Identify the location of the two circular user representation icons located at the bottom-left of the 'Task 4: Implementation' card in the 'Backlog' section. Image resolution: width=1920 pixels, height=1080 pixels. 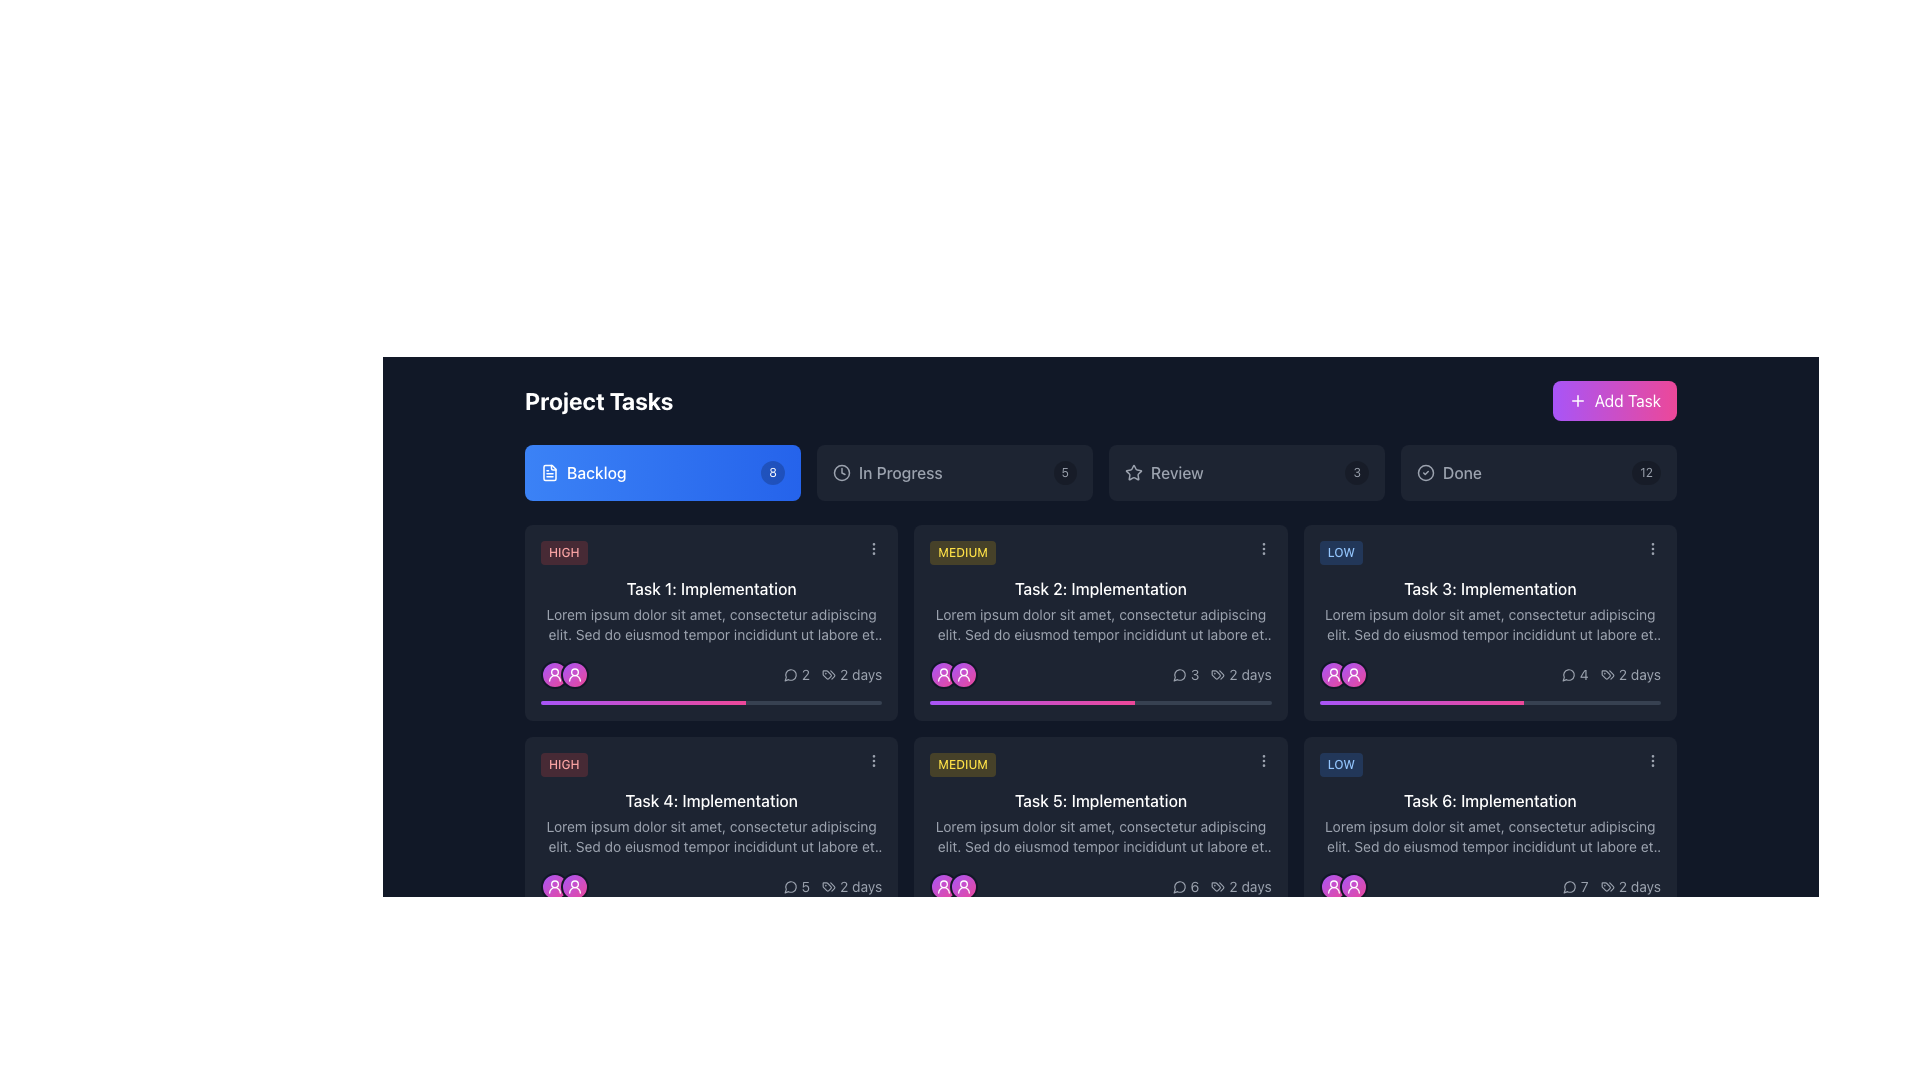
(564, 886).